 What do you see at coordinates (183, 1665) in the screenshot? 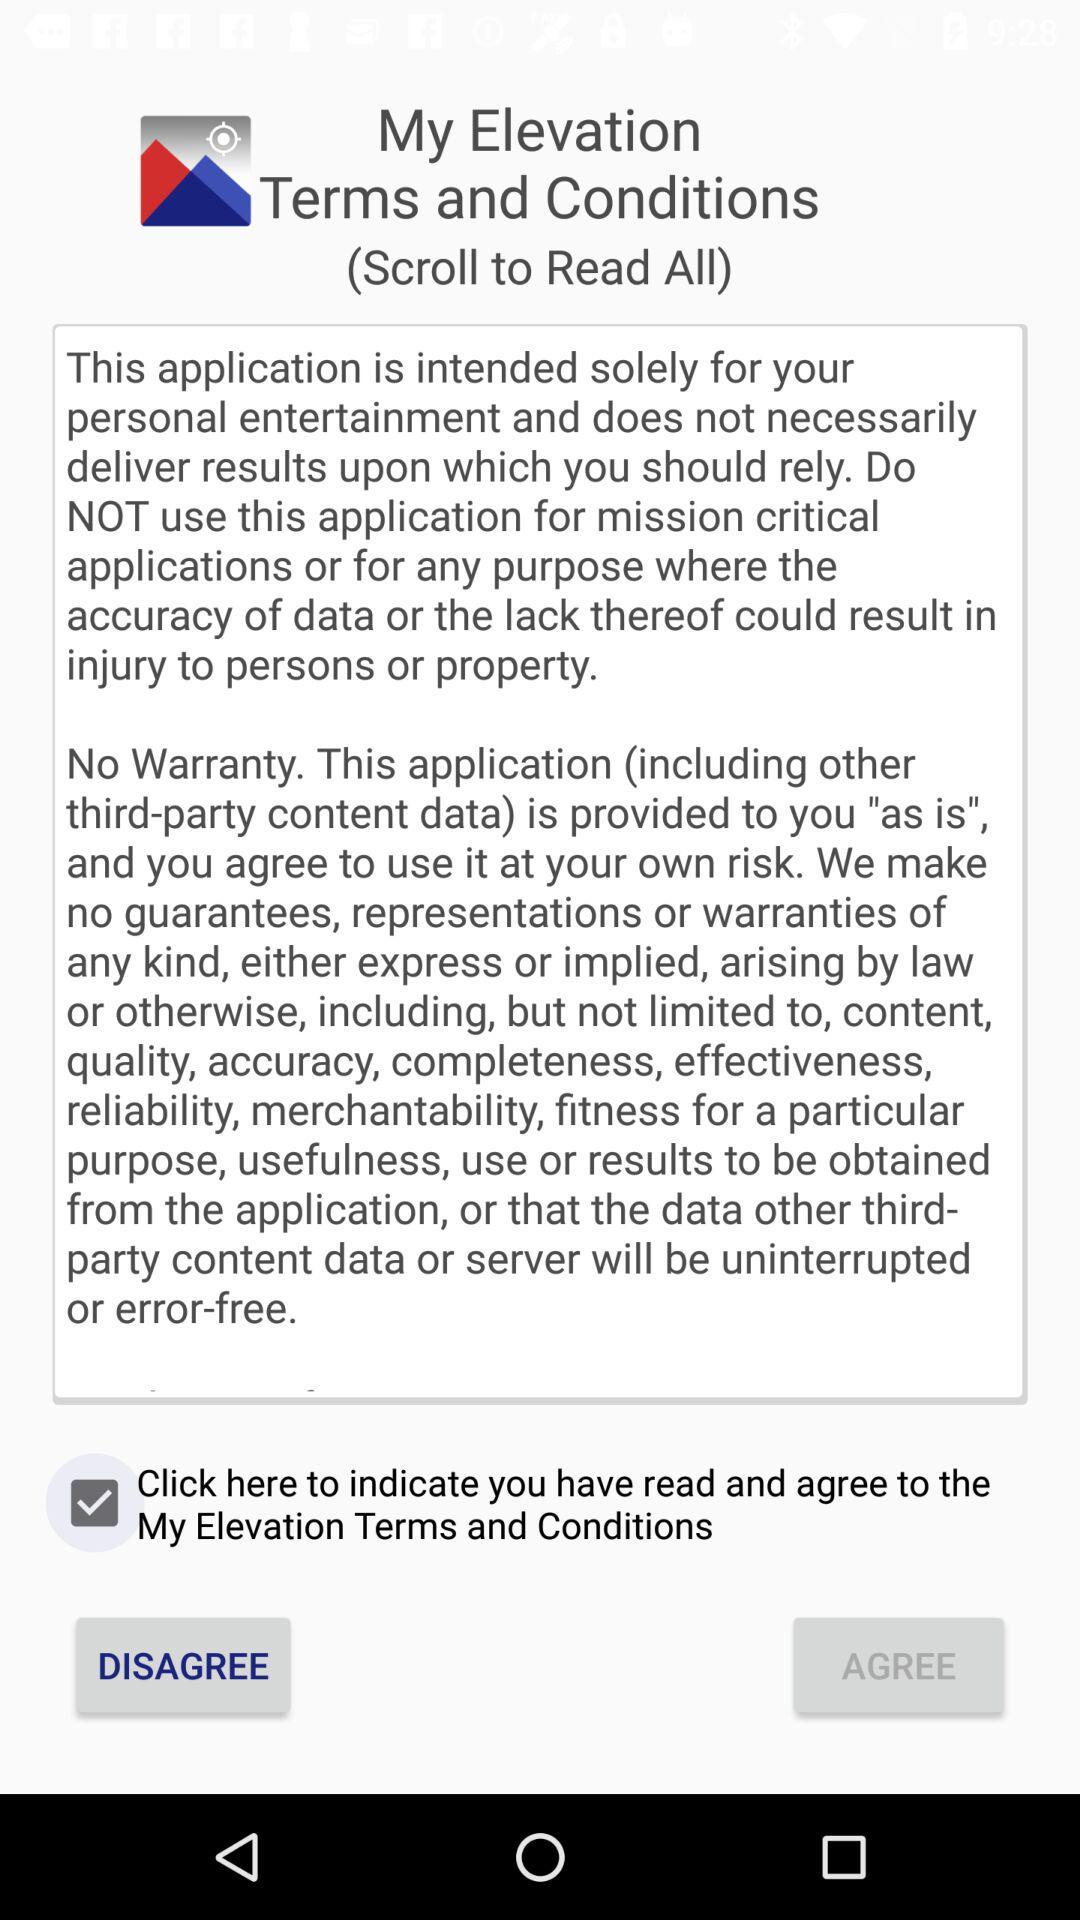
I see `disagree icon` at bounding box center [183, 1665].